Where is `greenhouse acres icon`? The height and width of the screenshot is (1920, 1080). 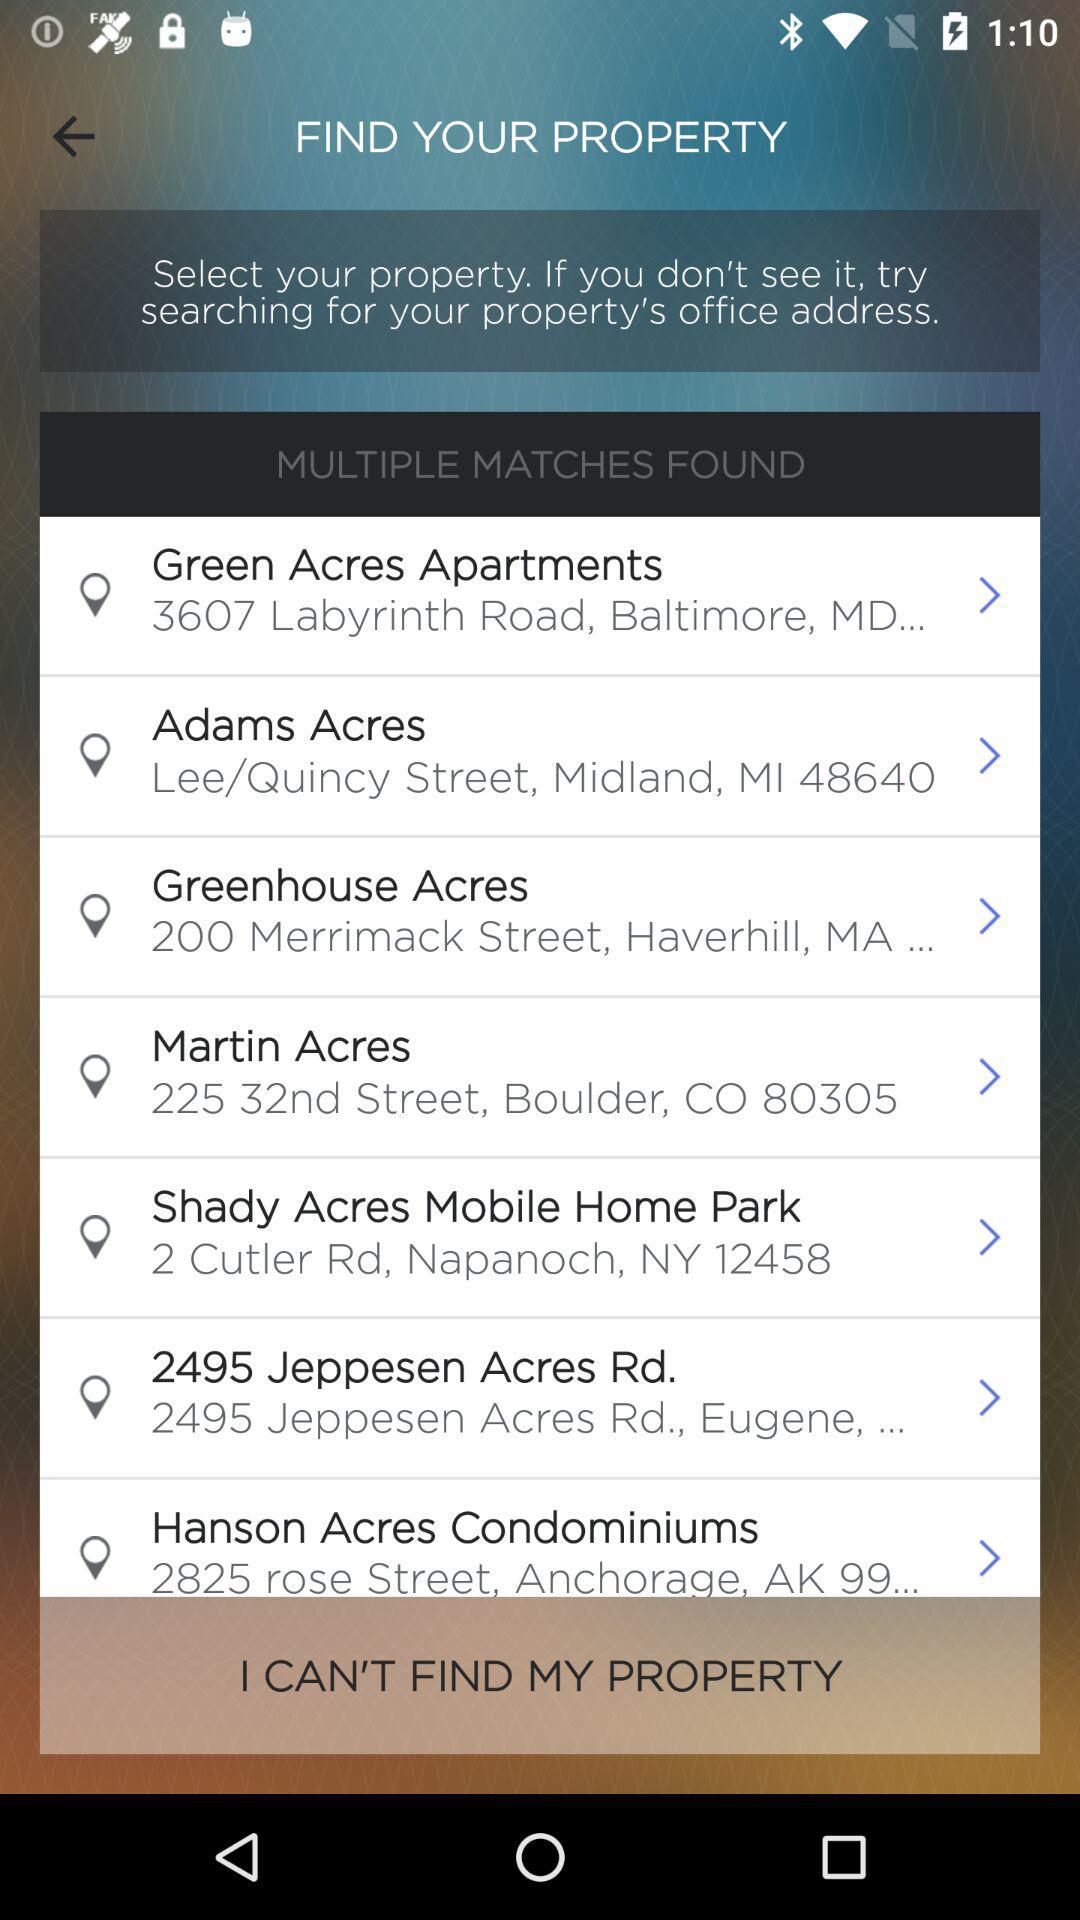
greenhouse acres icon is located at coordinates (338, 883).